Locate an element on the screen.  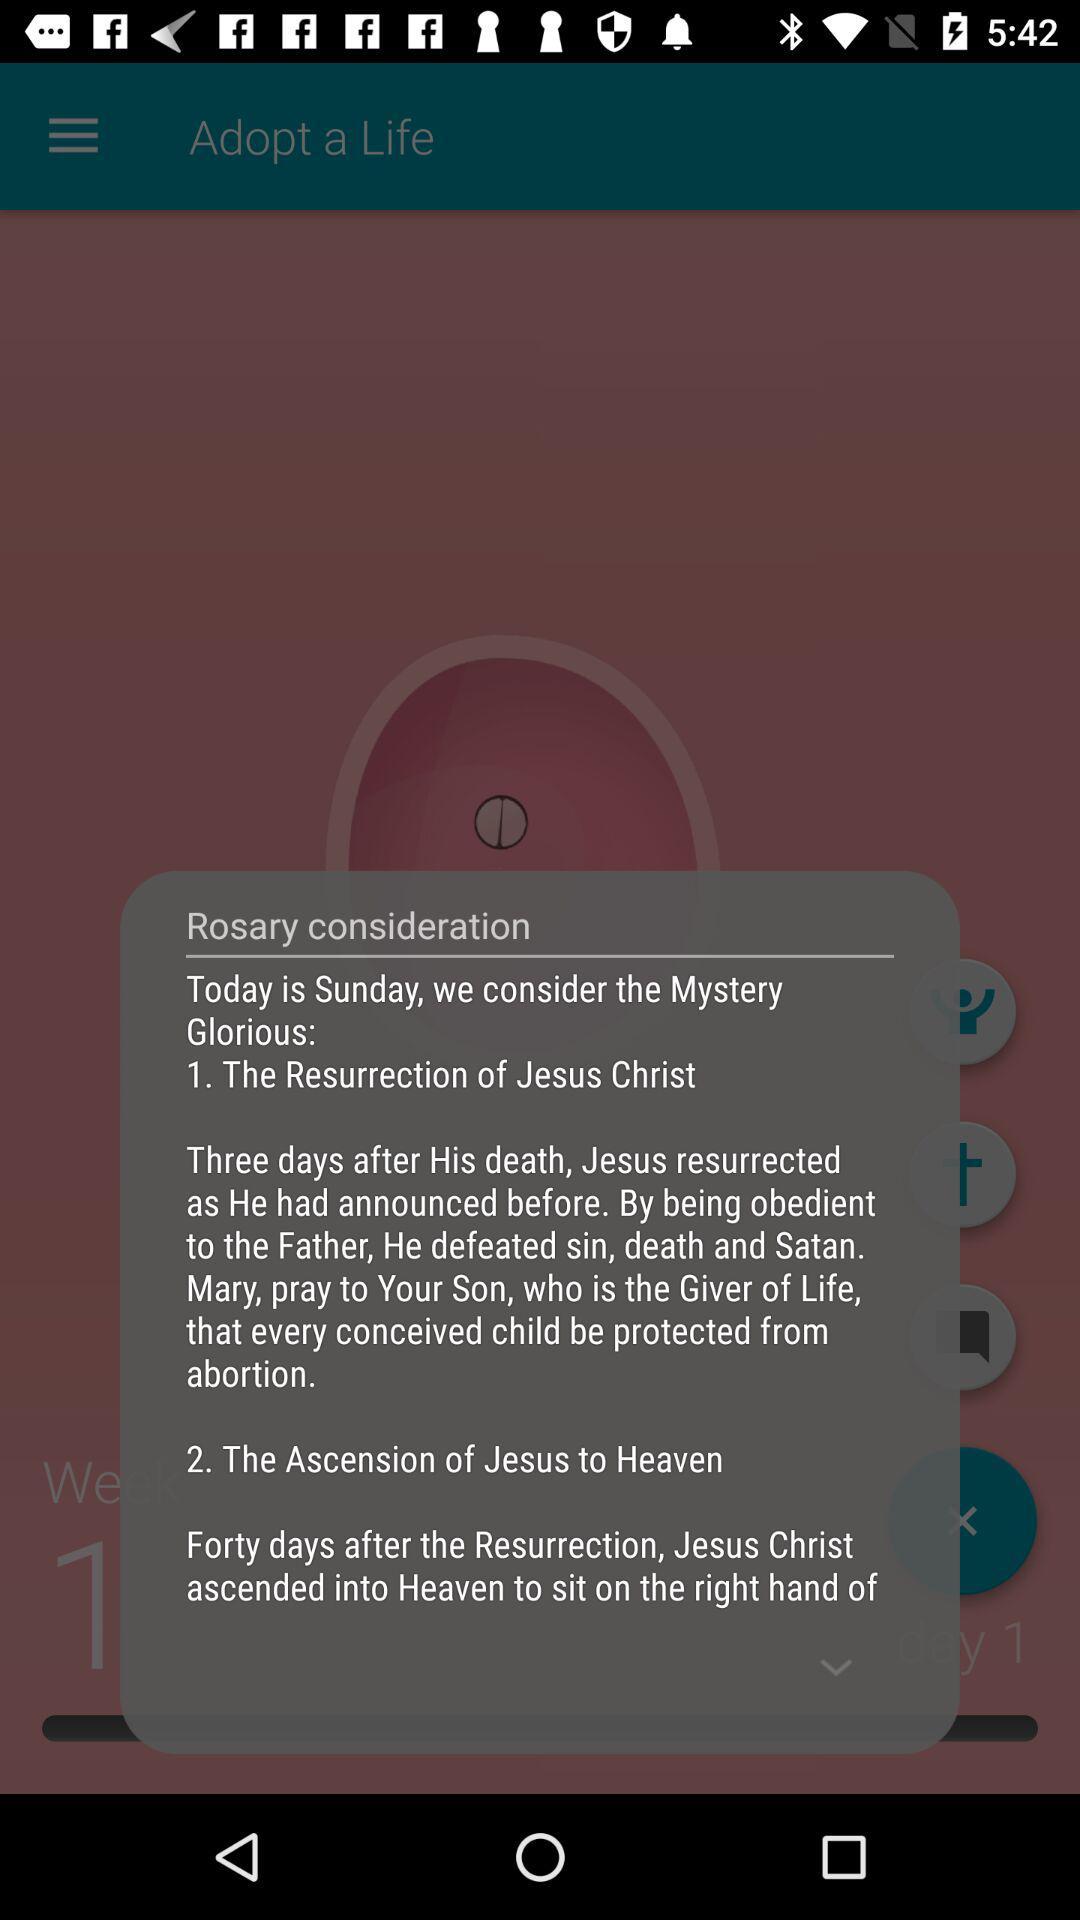
the item below today is sunday item is located at coordinates (836, 1667).